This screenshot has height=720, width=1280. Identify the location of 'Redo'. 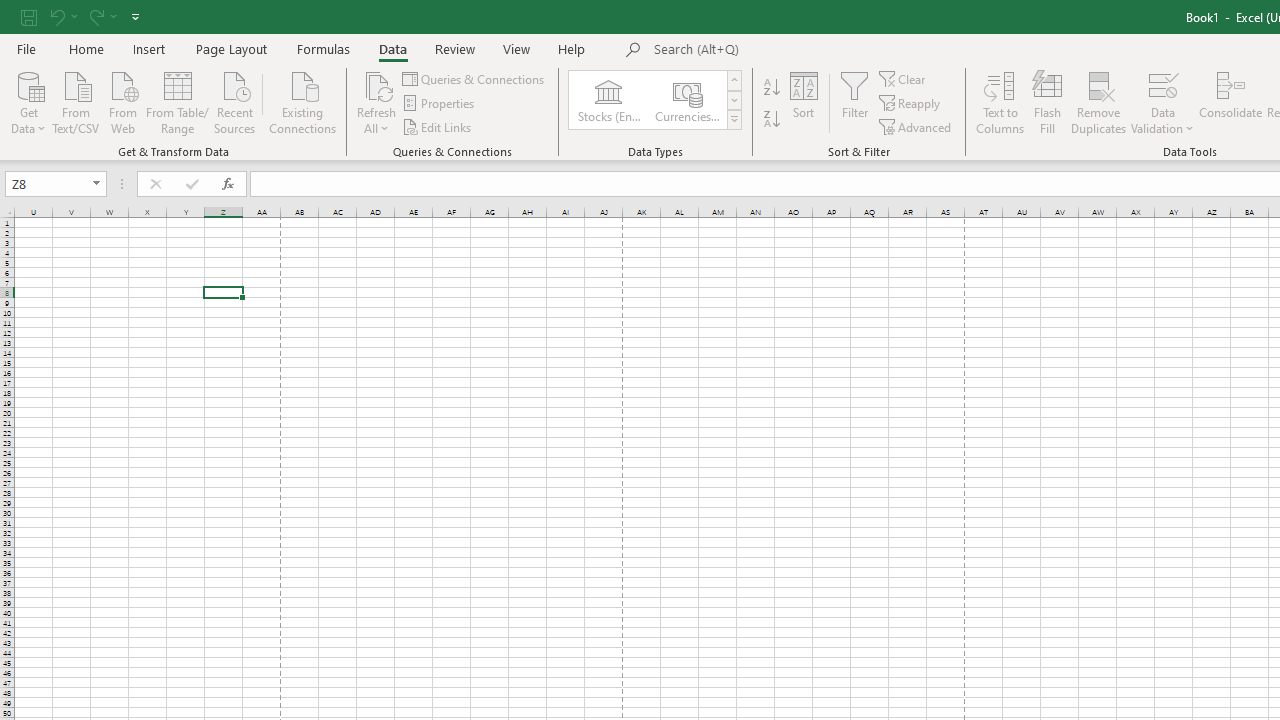
(94, 16).